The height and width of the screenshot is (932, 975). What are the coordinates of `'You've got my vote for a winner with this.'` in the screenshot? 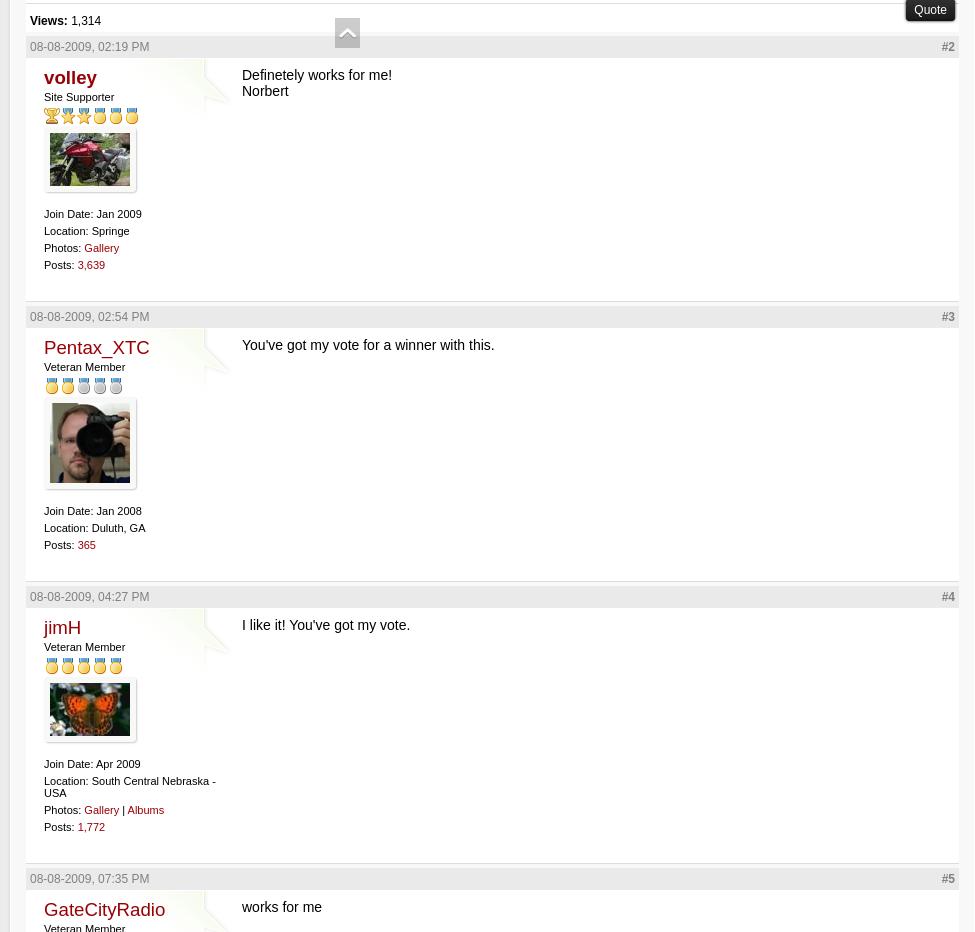 It's located at (241, 345).